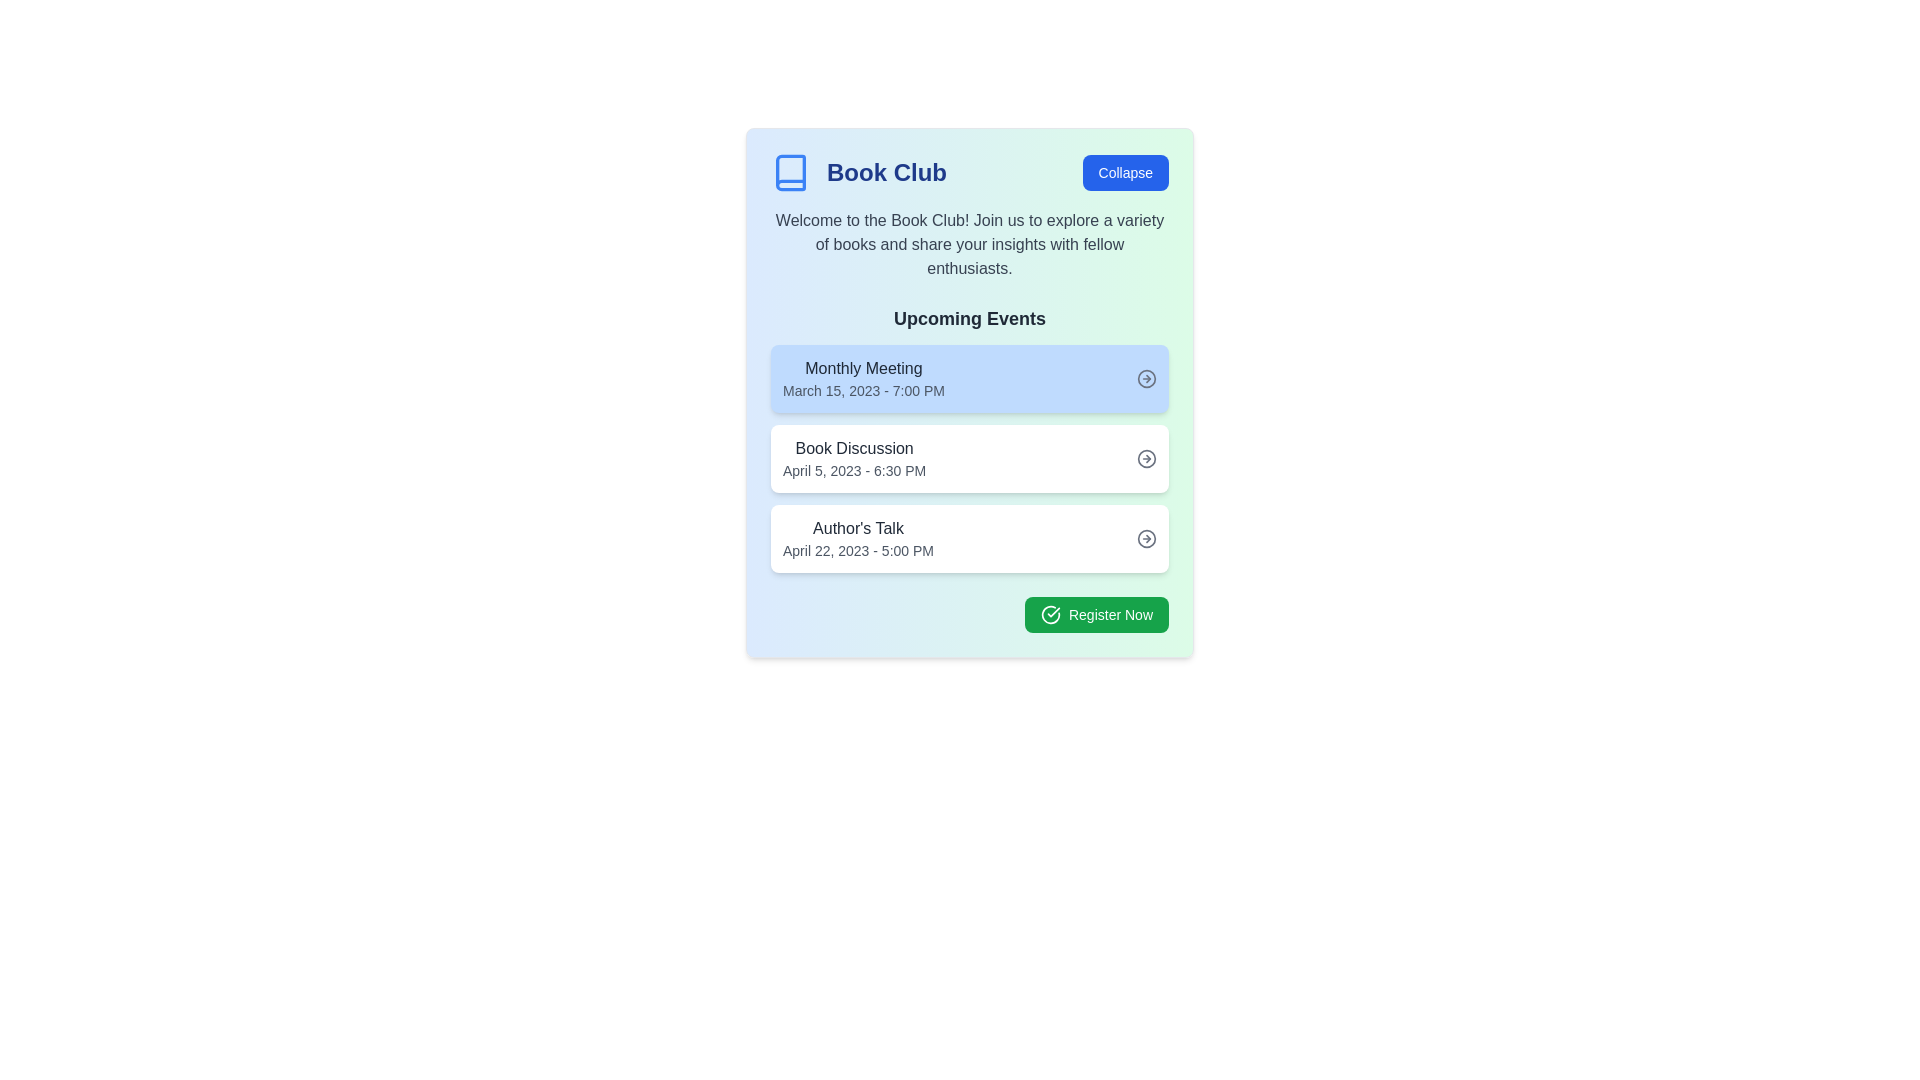  What do you see at coordinates (864, 369) in the screenshot?
I see `title 'Monthly Meeting' displayed in bold and dark gray color, positioned at the top of the upcoming events list` at bounding box center [864, 369].